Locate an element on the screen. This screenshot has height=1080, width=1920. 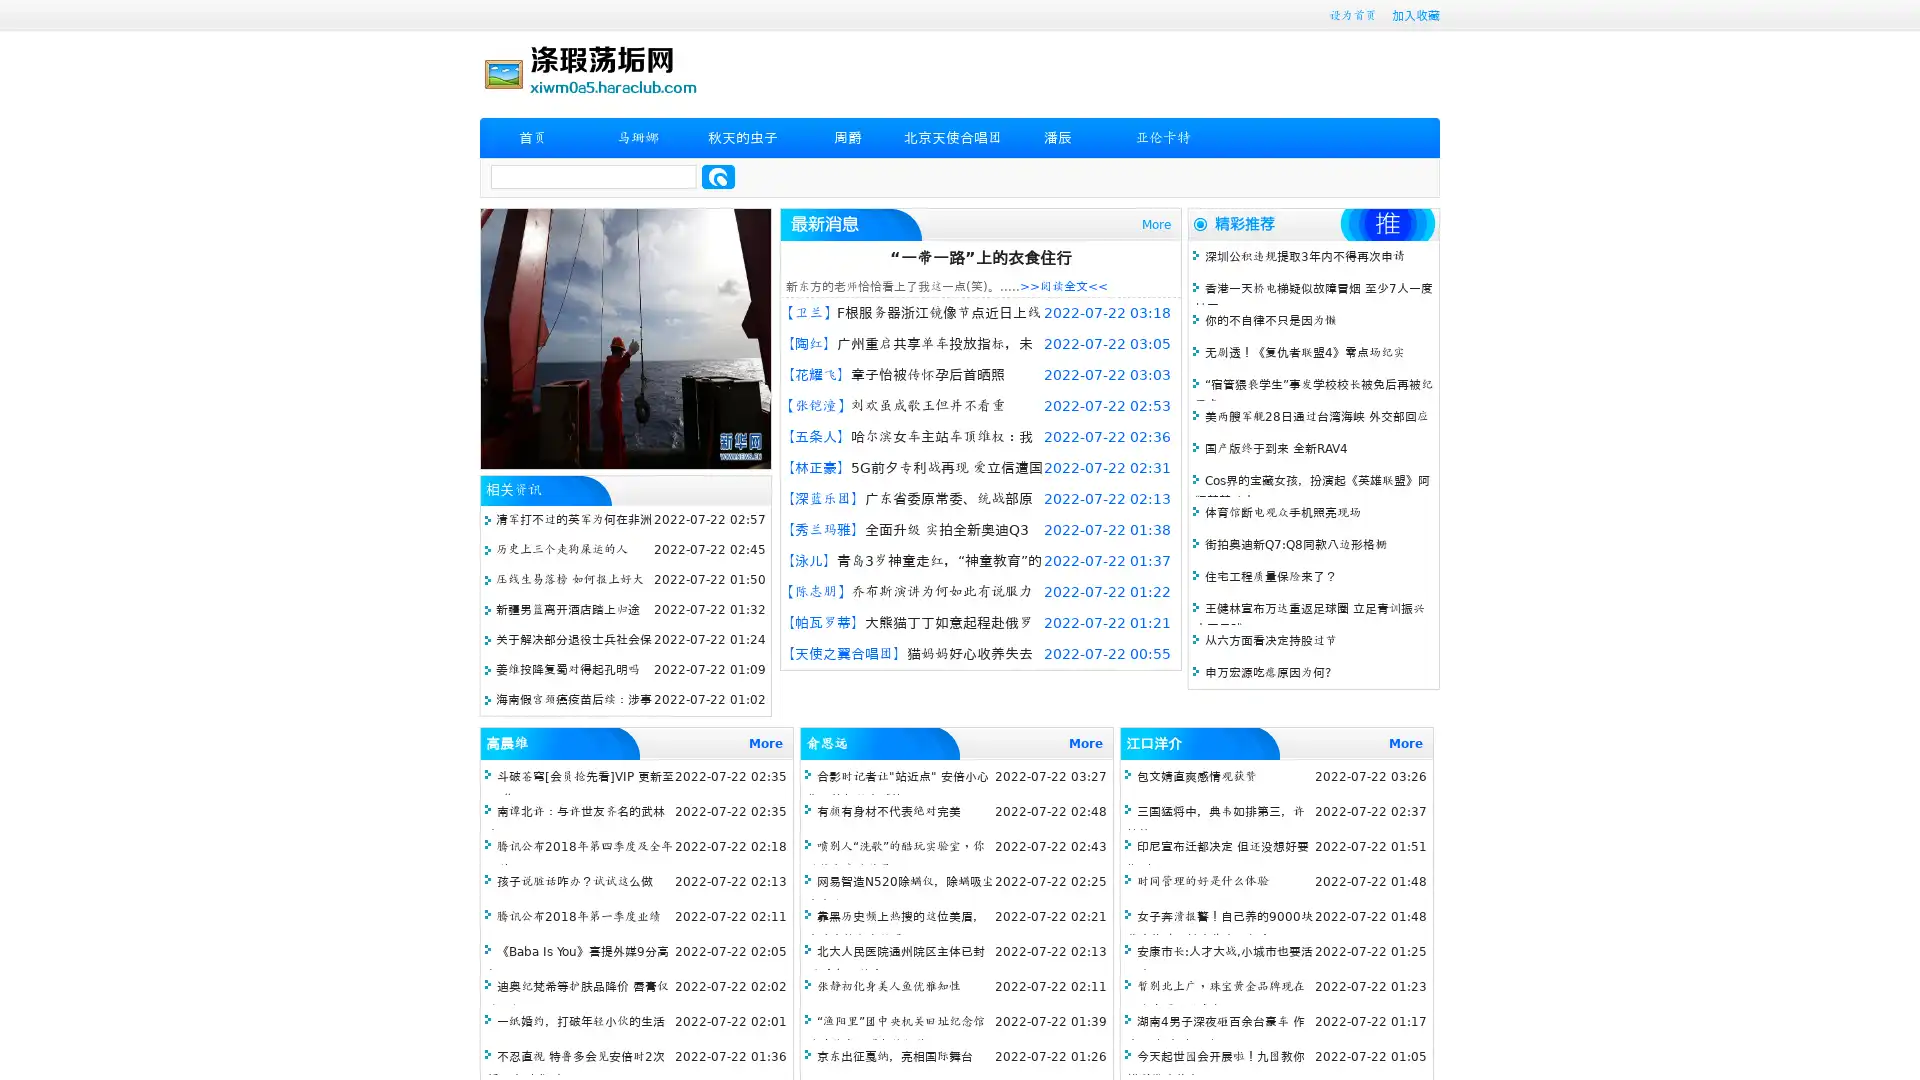
Search is located at coordinates (718, 176).